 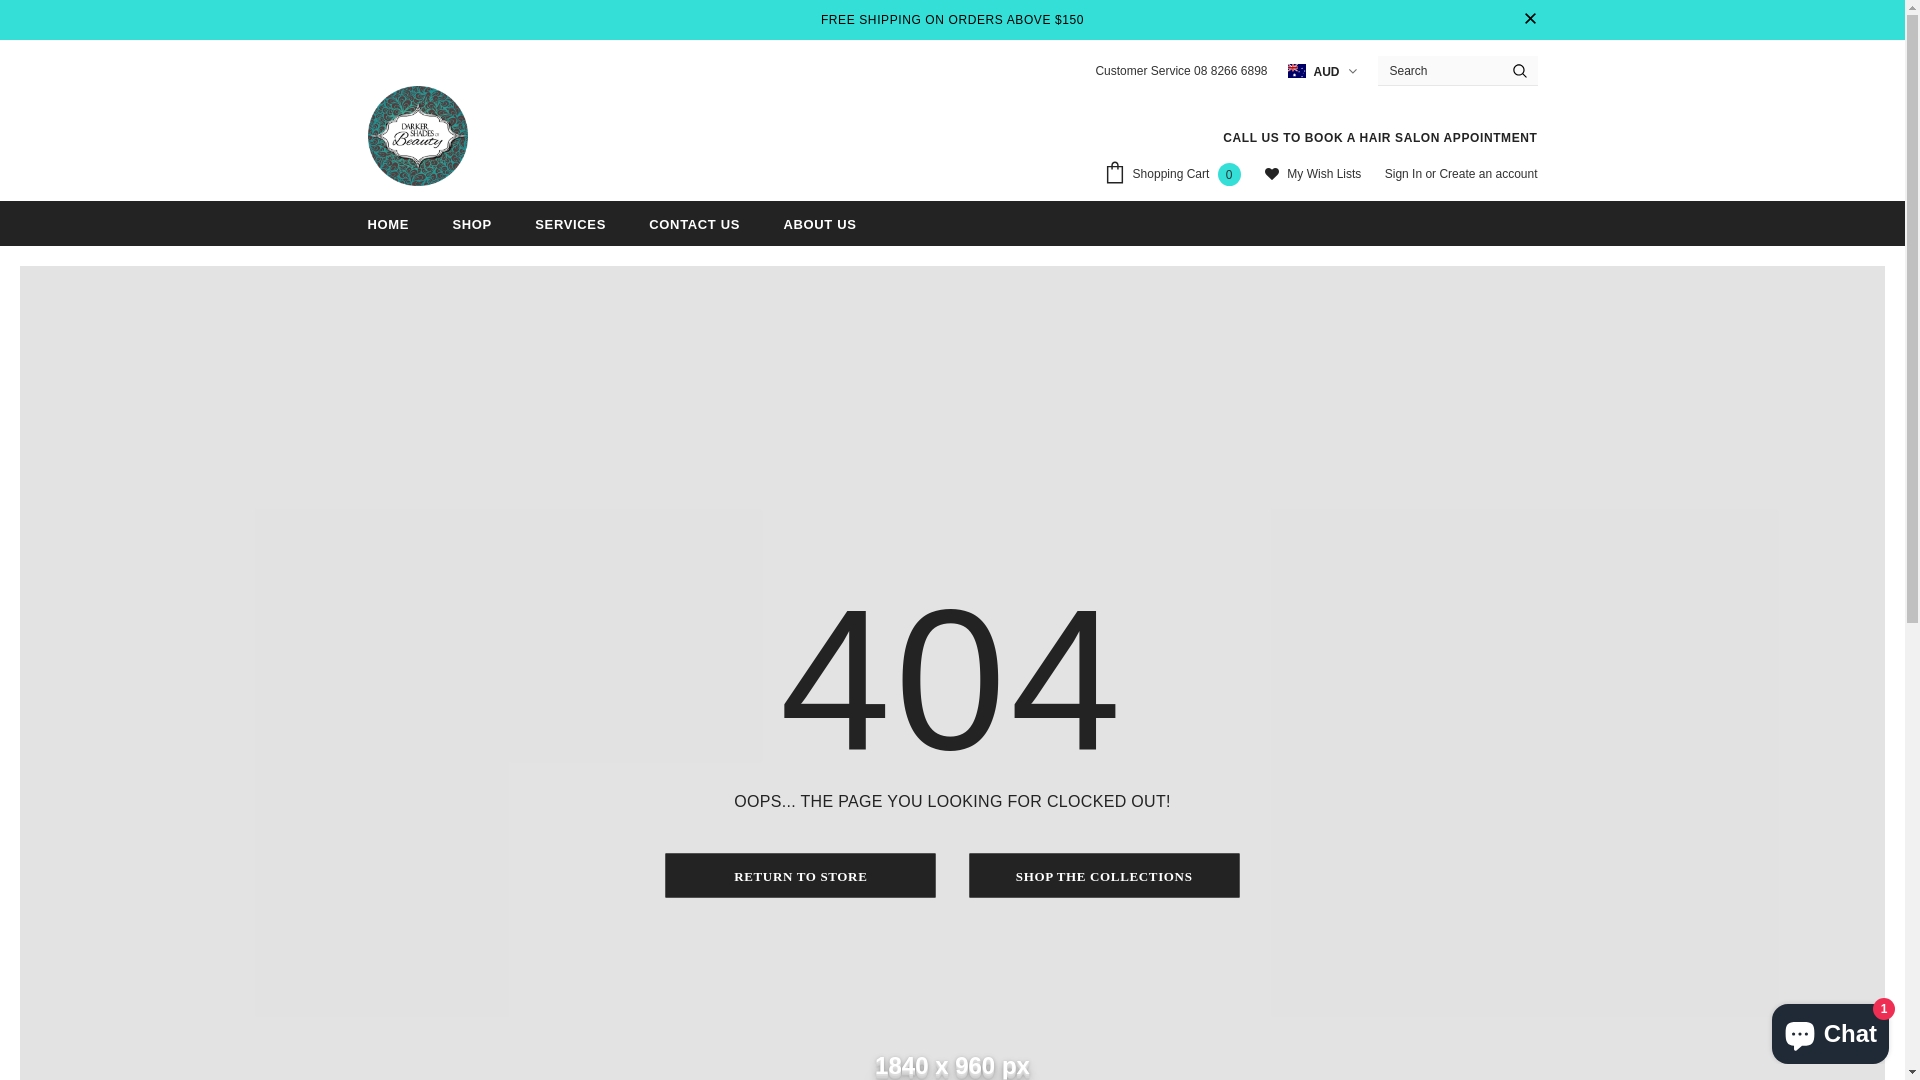 What do you see at coordinates (1830, 1029) in the screenshot?
I see `'Shopify online store chat'` at bounding box center [1830, 1029].